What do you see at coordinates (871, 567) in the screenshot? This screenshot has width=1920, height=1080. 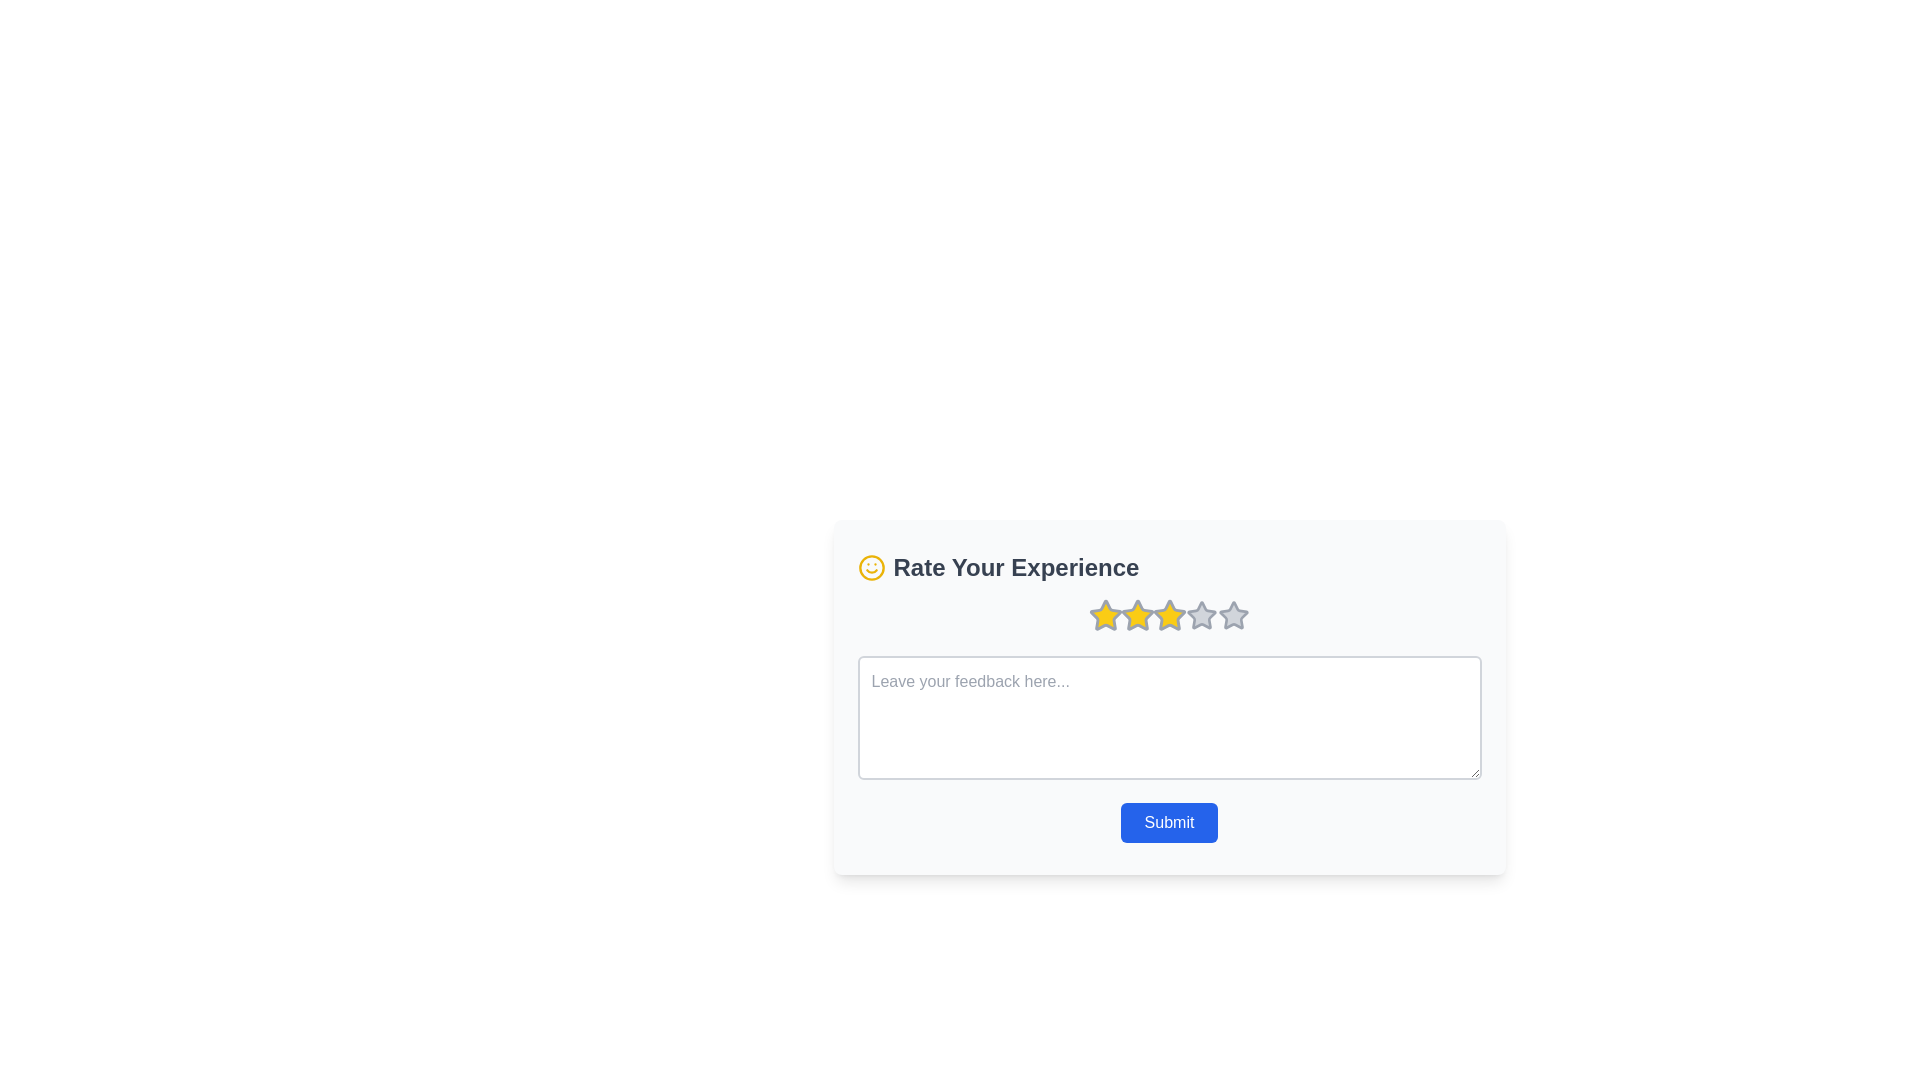 I see `the circular icon border of the smiley face, which serves as the boundary for the feedback option located to the left of the 'Rate Your Experience' text` at bounding box center [871, 567].